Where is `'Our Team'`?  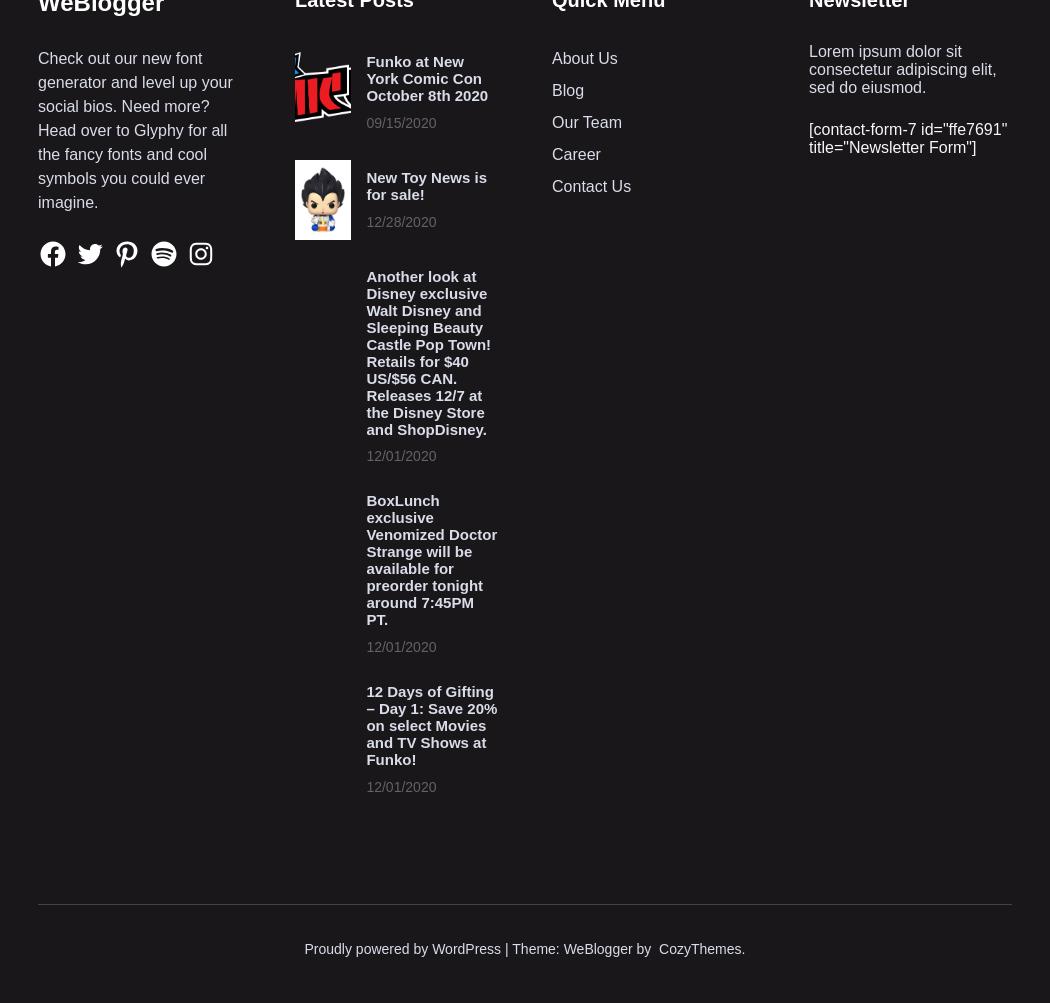 'Our Team' is located at coordinates (551, 120).